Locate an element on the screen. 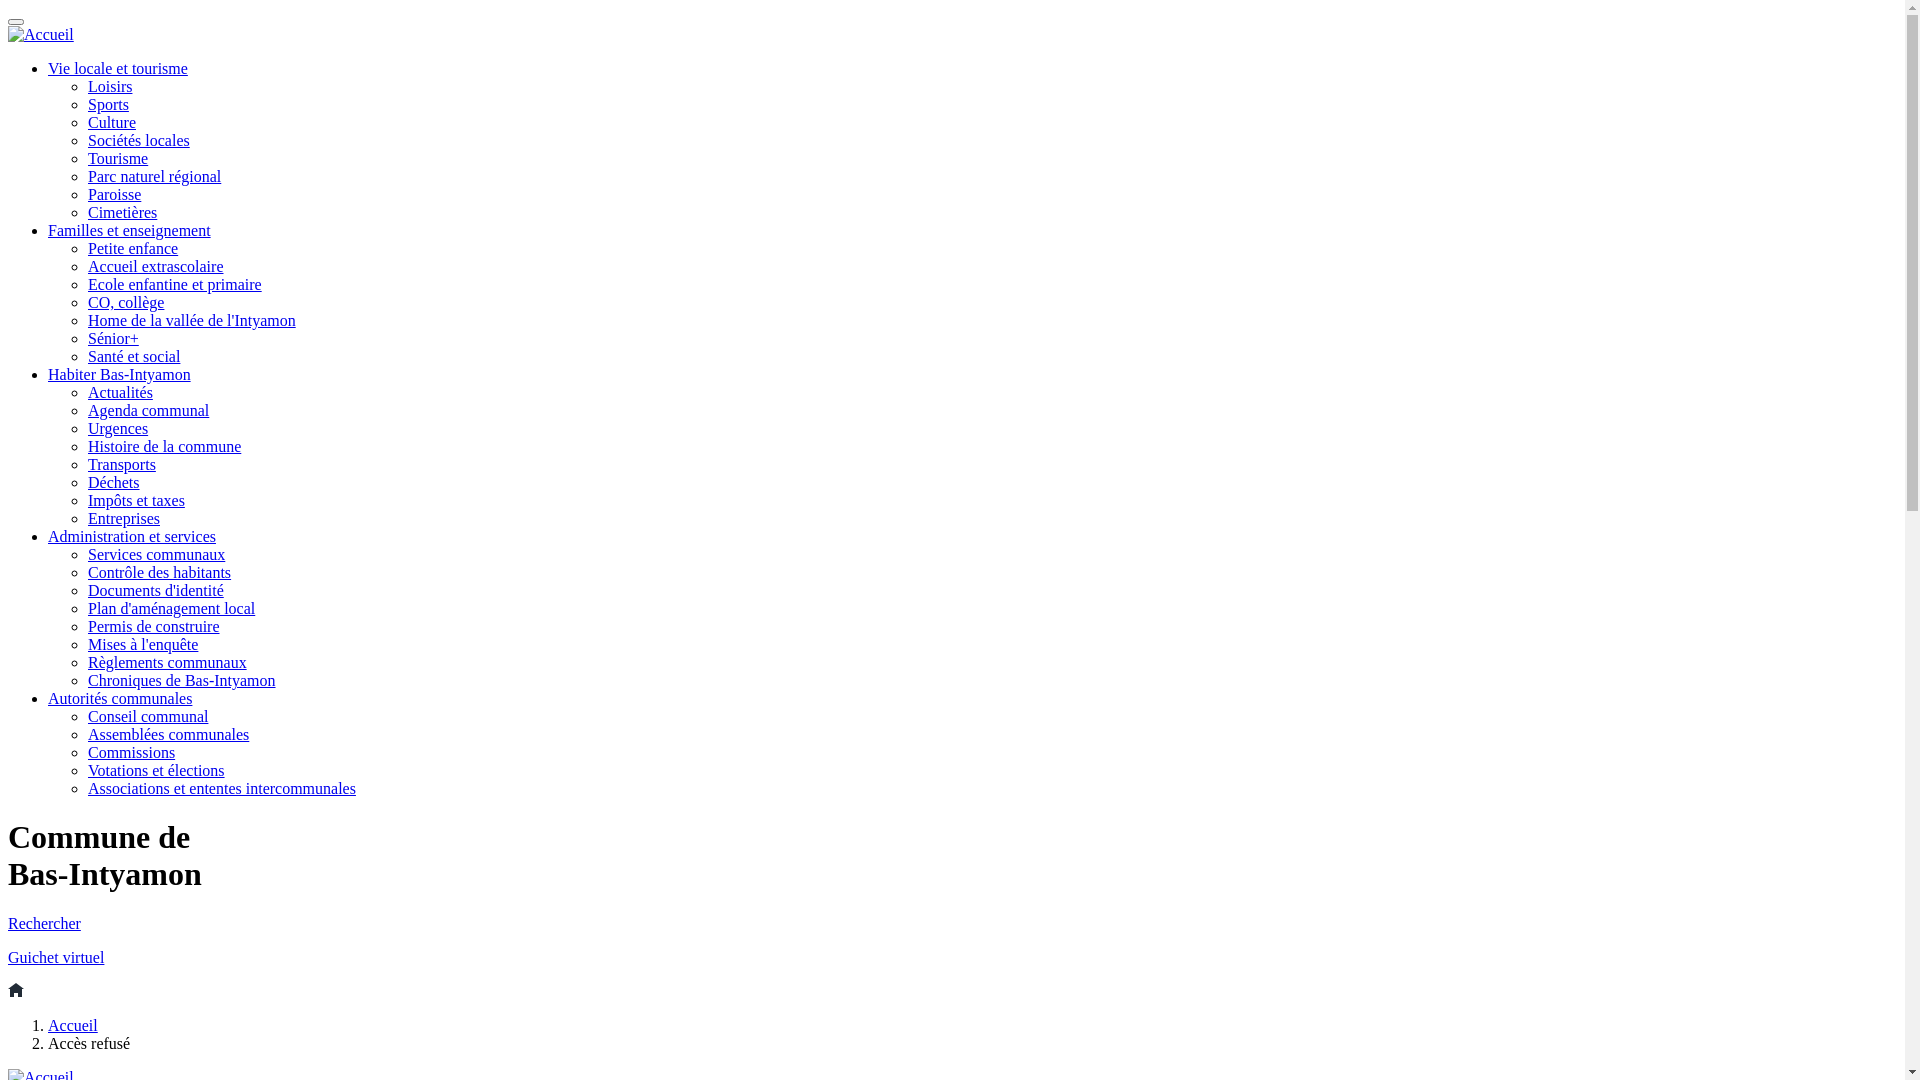 This screenshot has width=1920, height=1080. 'Services communaux' is located at coordinates (155, 554).